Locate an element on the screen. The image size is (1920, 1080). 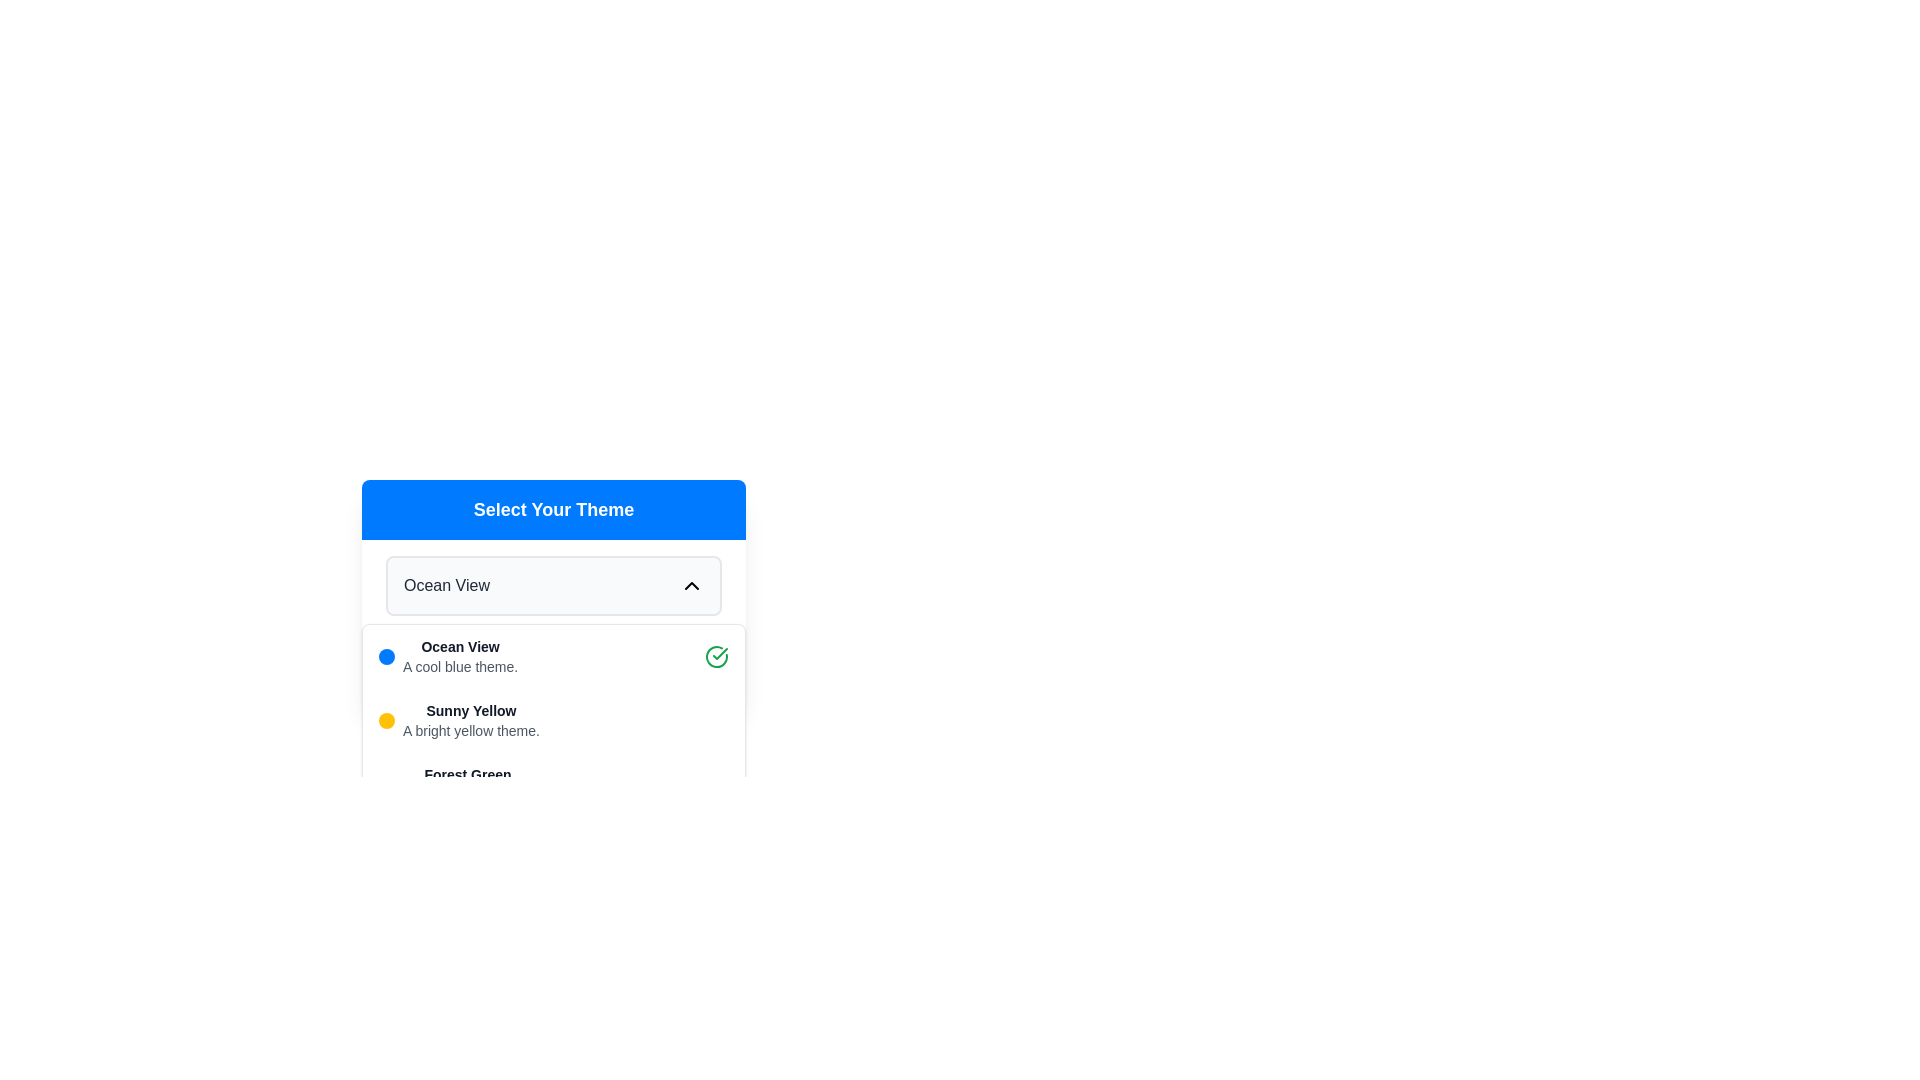
the text label that identifies the theme option located below 'Ocean View' and above 'Forest Green' in the vertical list under 'Select Your Theme' is located at coordinates (470, 709).